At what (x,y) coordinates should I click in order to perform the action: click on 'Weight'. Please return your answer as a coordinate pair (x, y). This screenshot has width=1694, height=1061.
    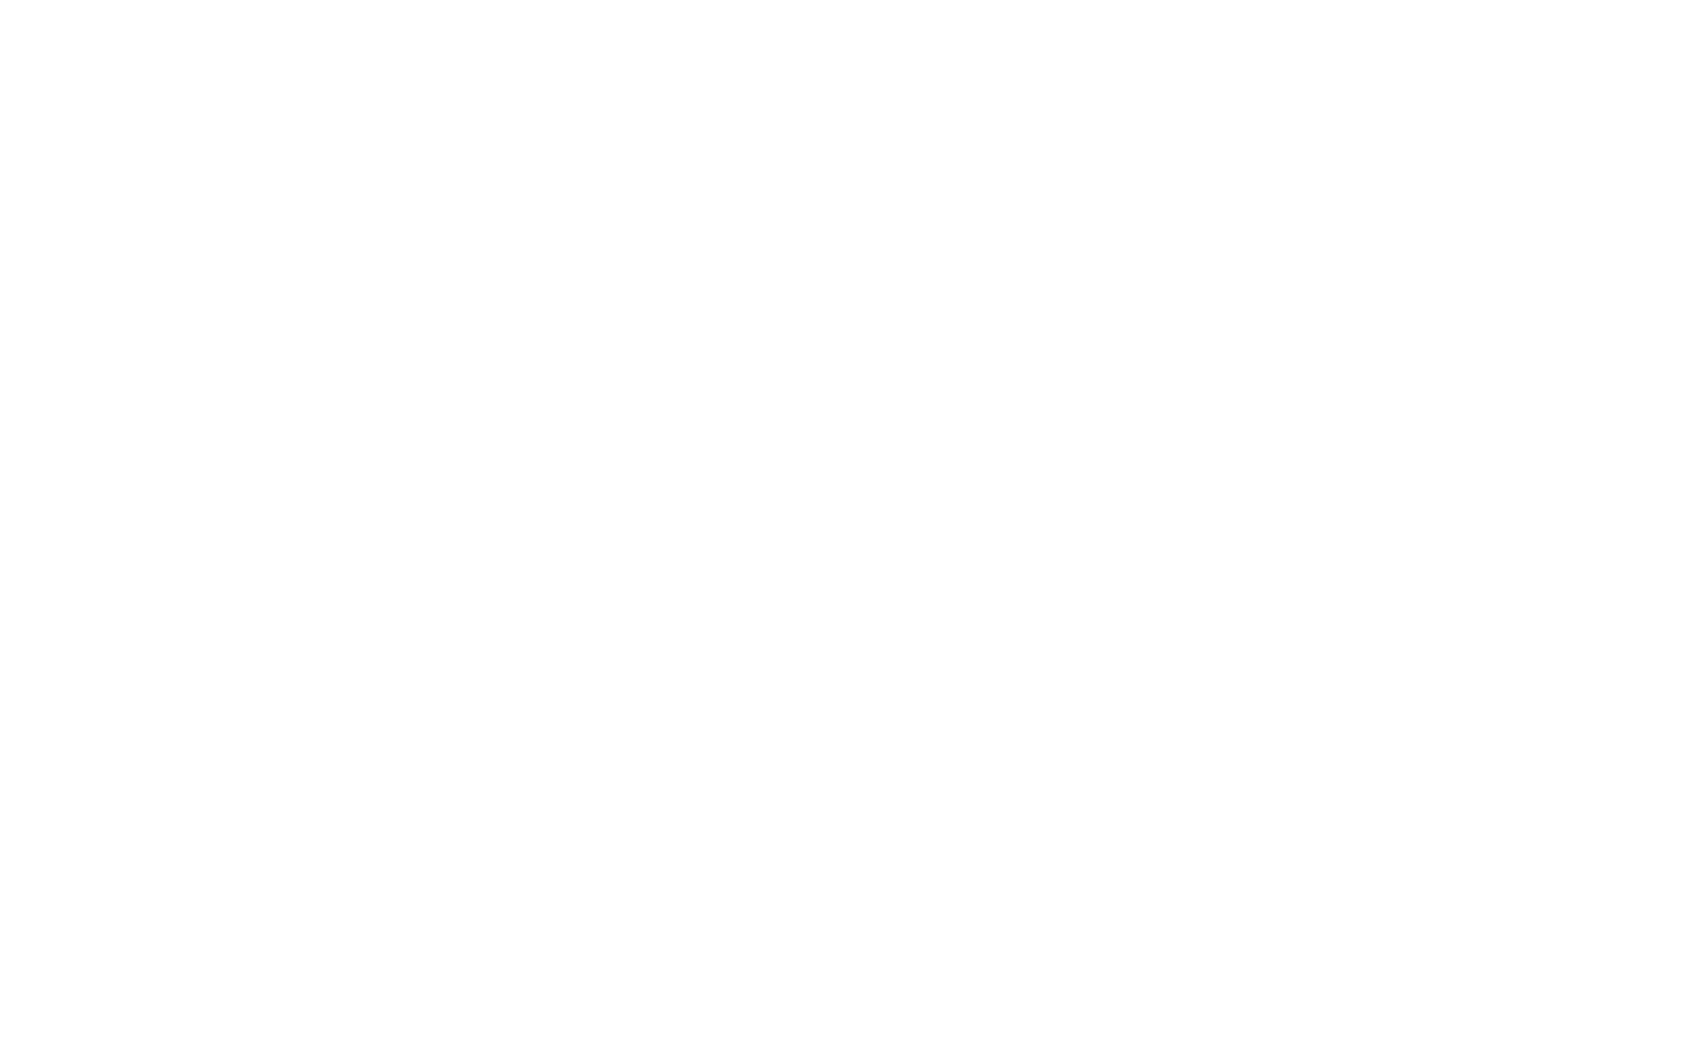
    Looking at the image, I should click on (1114, 307).